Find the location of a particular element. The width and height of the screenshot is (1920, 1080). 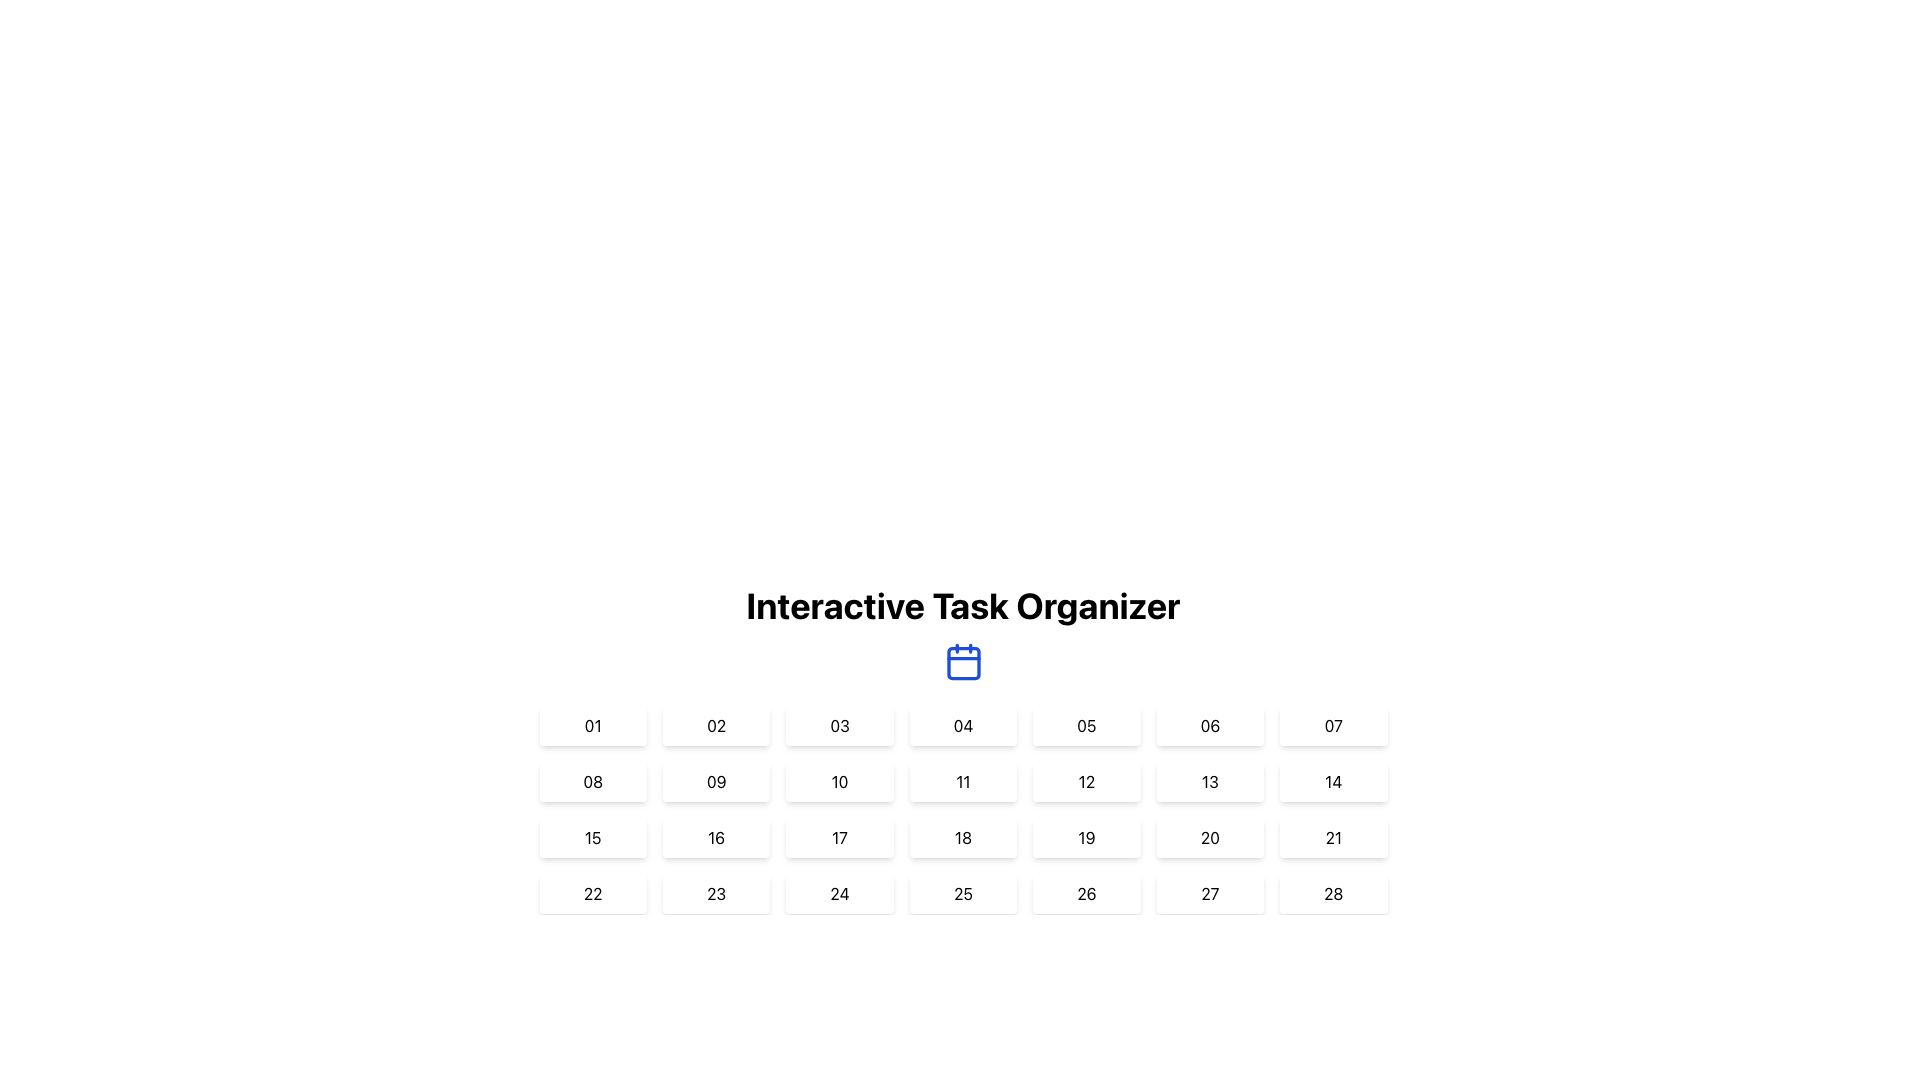

the button representing the number '13' located in the third row and sixth column of the grid is located at coordinates (1209, 781).